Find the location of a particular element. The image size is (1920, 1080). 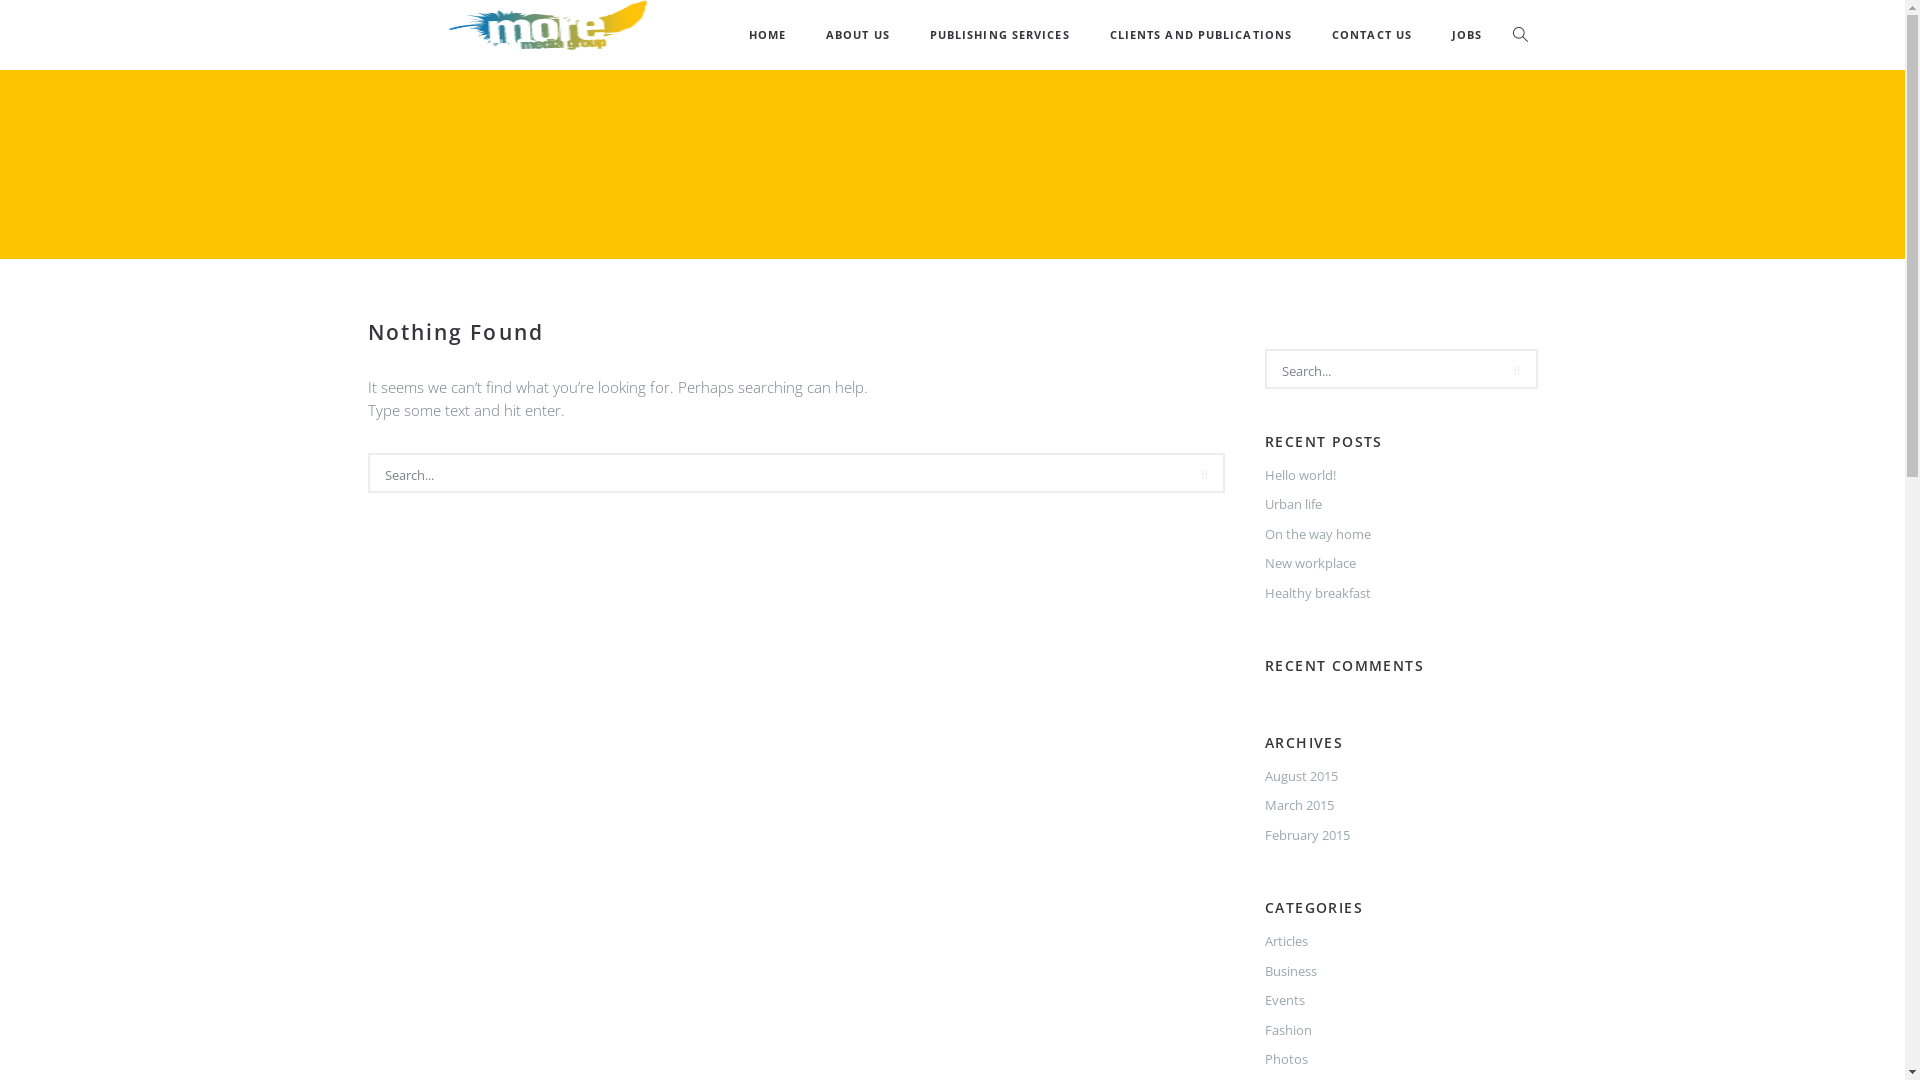

'Photos' is located at coordinates (1286, 1058).